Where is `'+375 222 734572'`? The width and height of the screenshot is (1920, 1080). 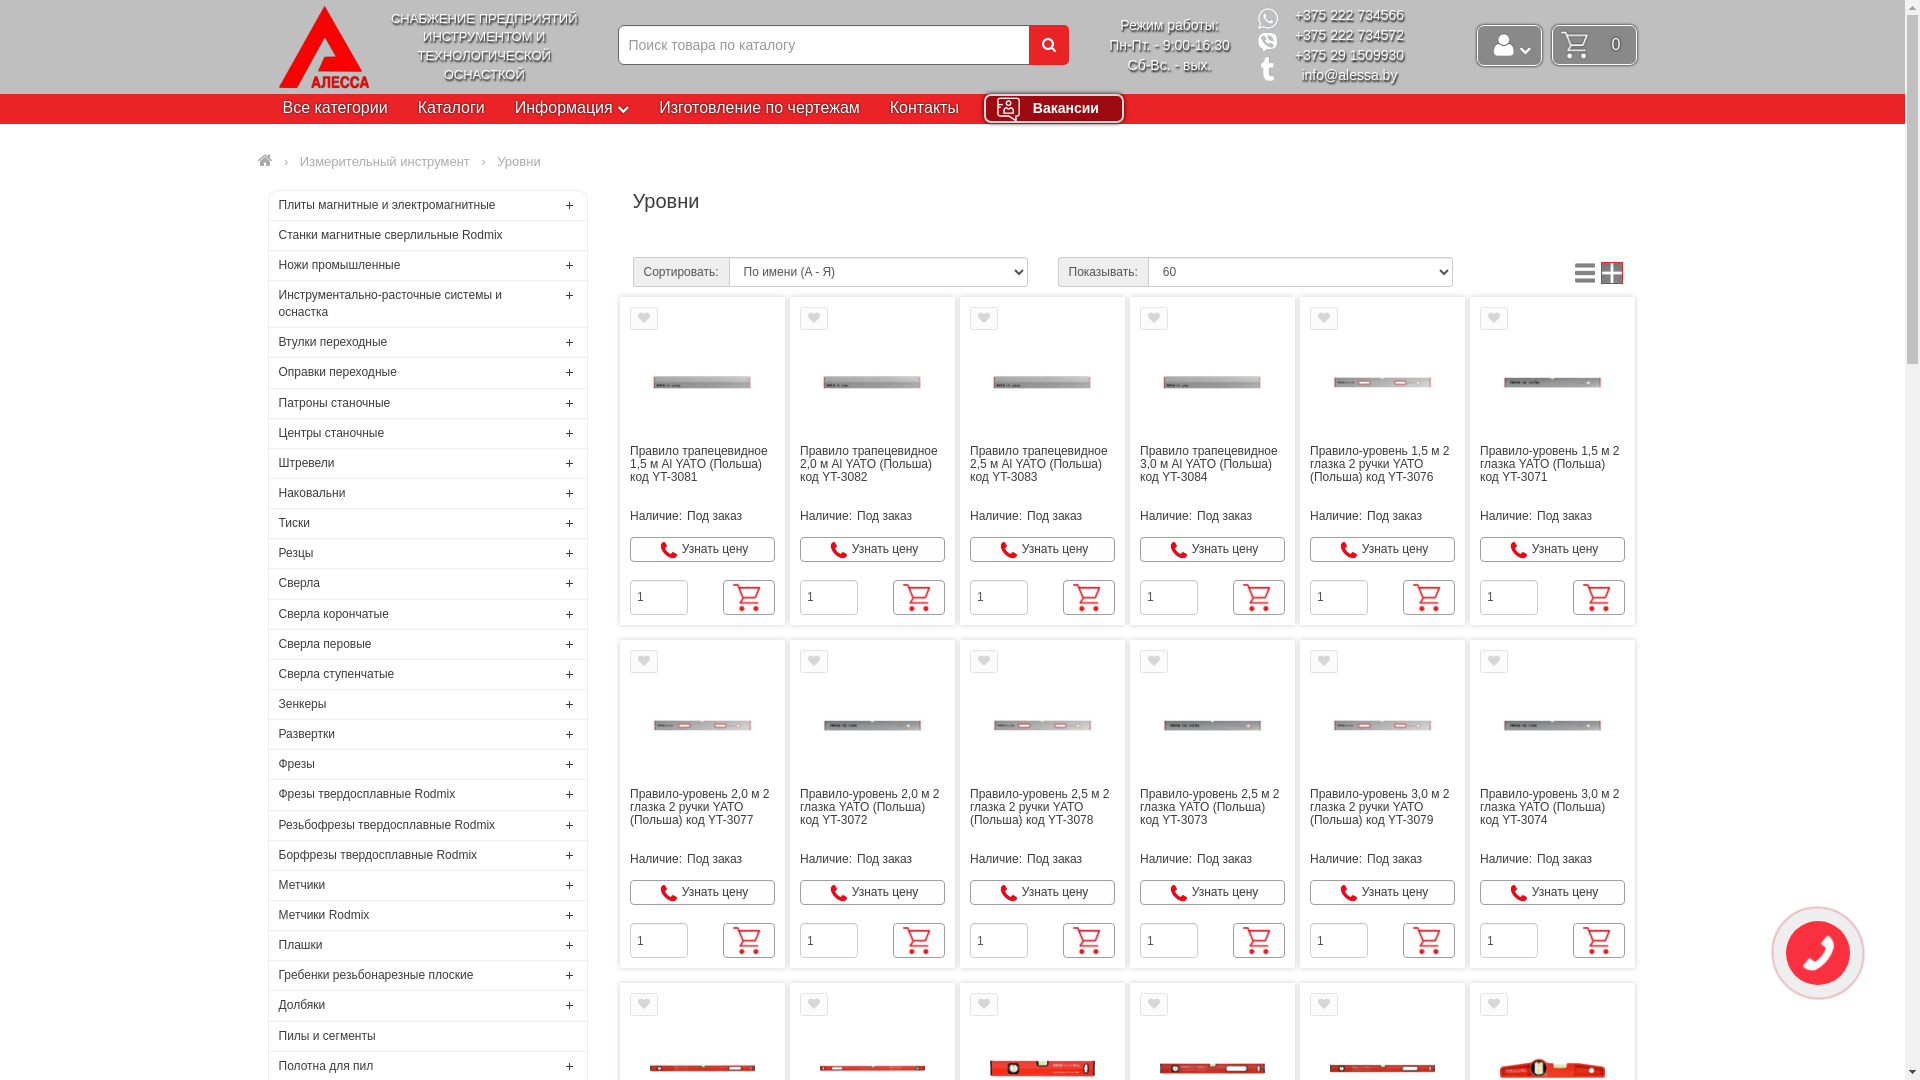 '+375 222 734572' is located at coordinates (1349, 34).